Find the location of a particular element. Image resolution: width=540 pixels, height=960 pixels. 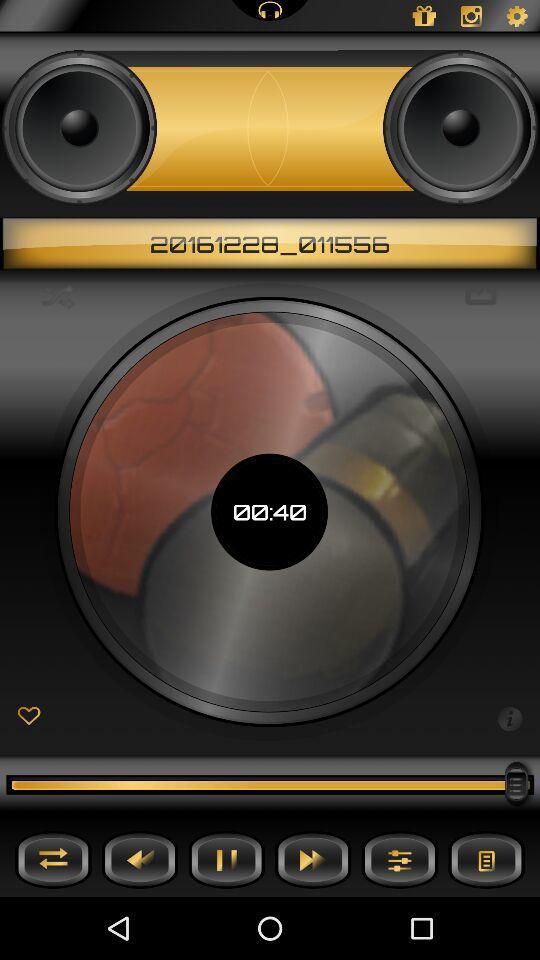

shuffle music is located at coordinates (53, 858).